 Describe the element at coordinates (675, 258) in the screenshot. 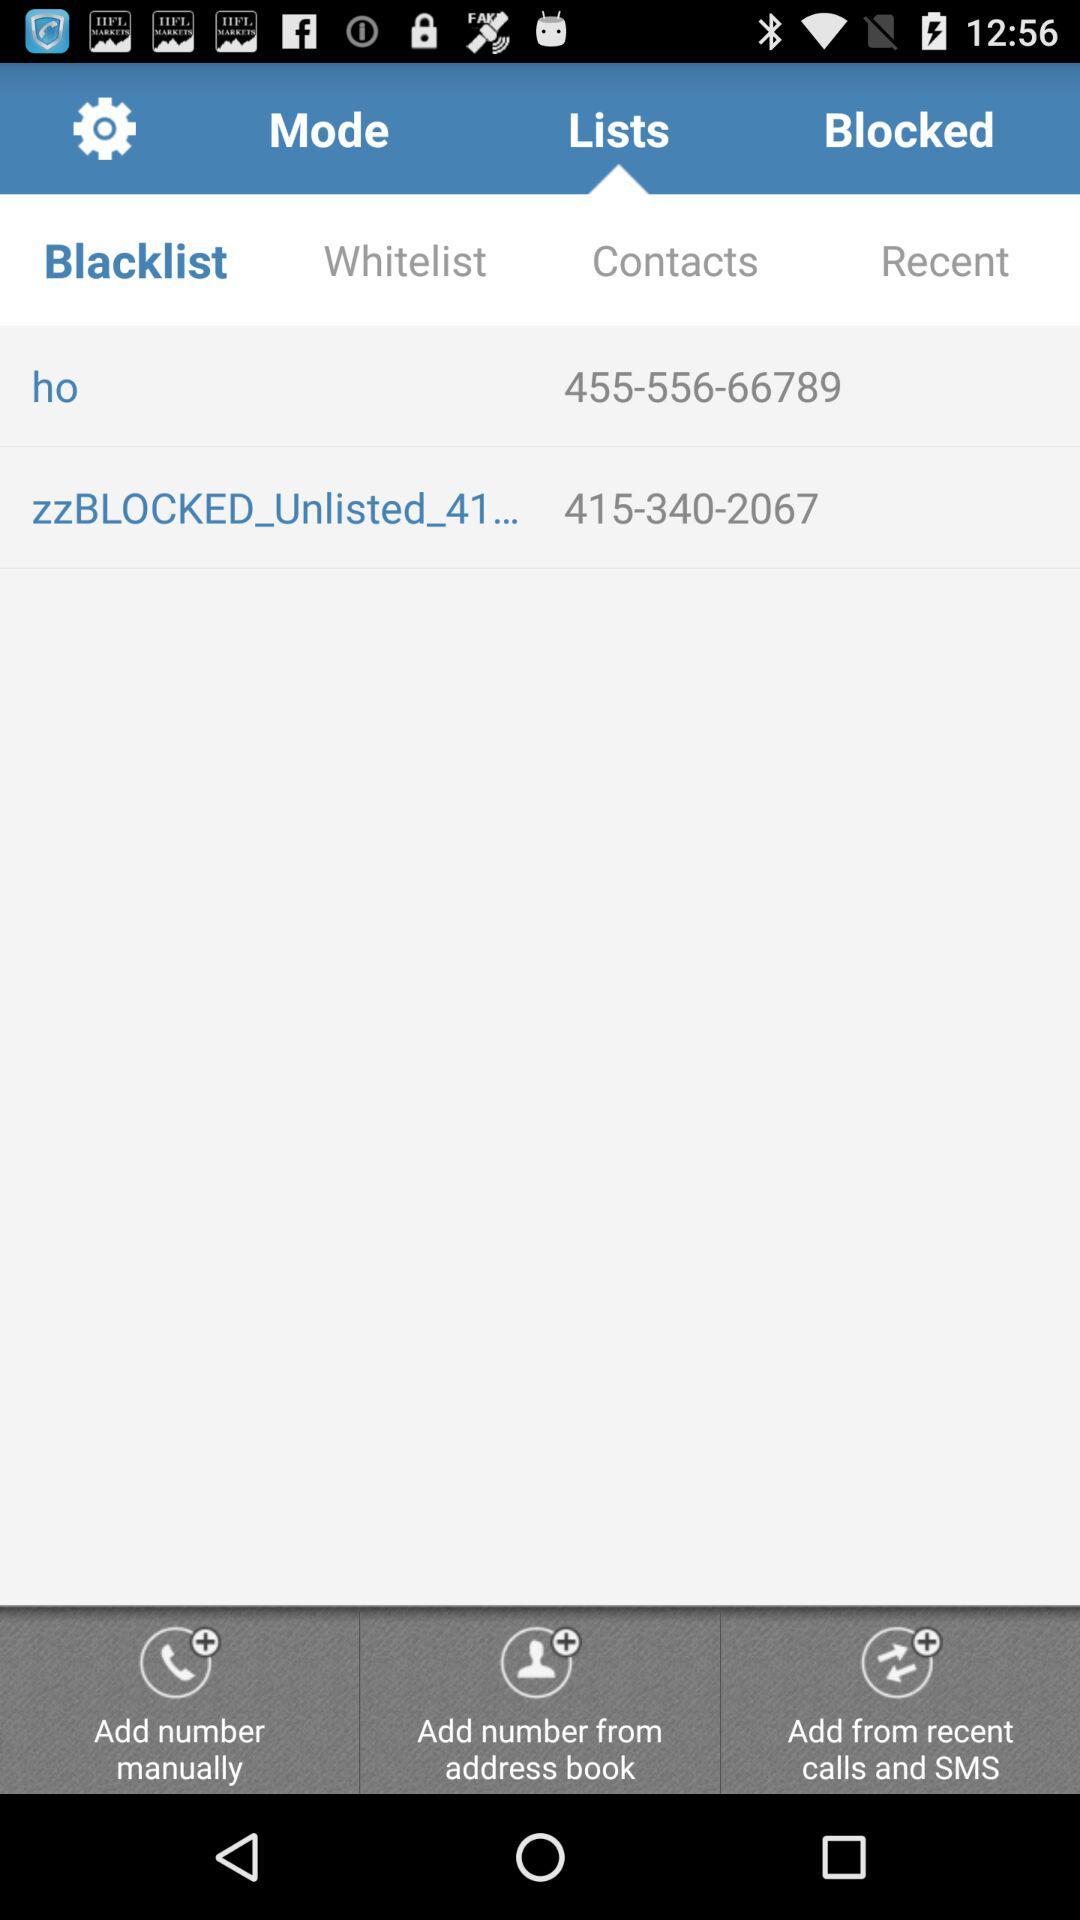

I see `the item below lists` at that location.